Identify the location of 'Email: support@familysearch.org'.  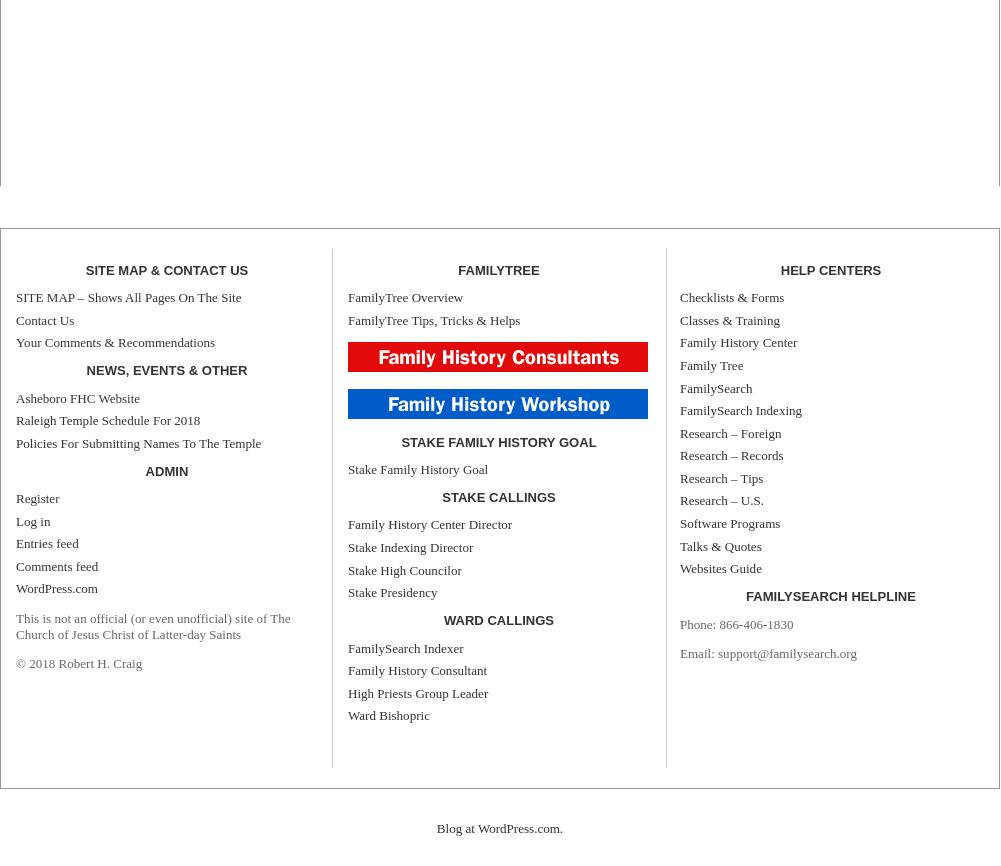
(768, 651).